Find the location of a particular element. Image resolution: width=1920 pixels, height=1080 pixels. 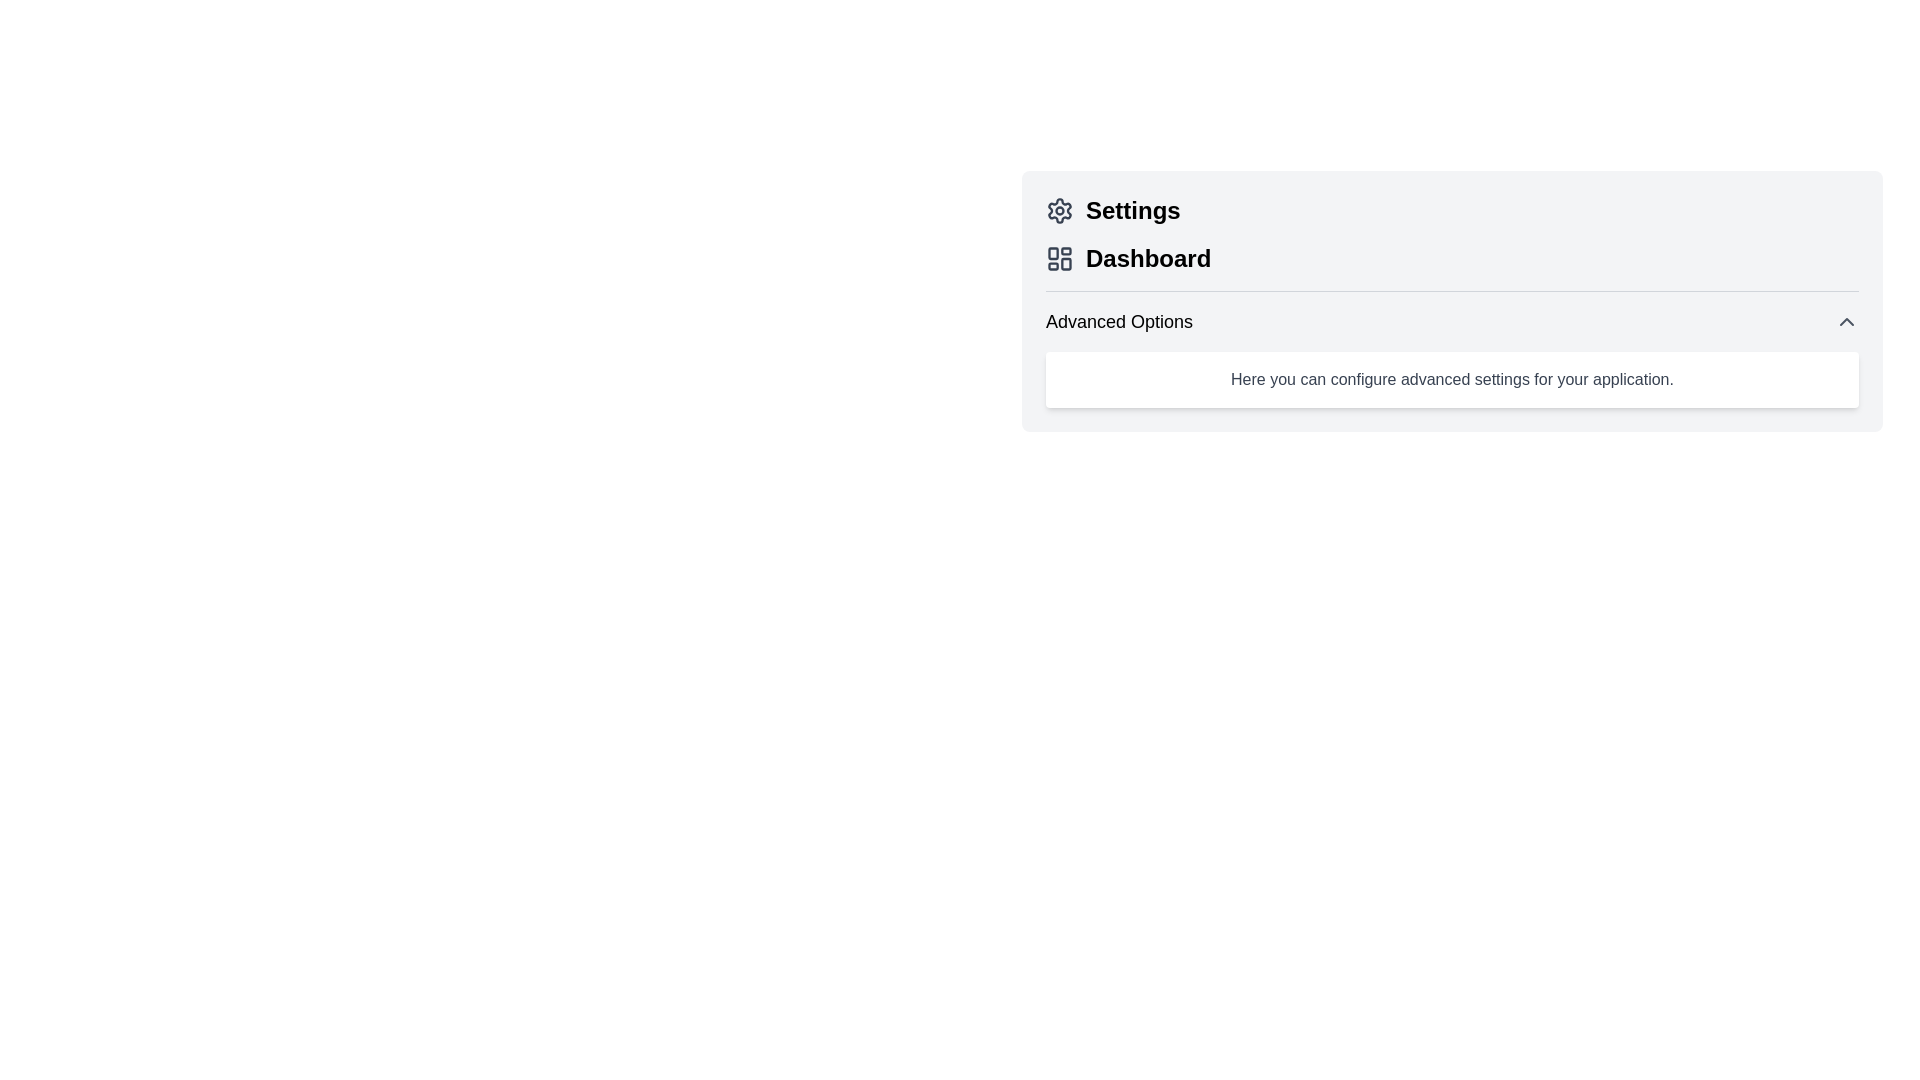

the non-interactive text label that serves as a title for the settings menu, positioned centrally with a cogwheel icon to the left is located at coordinates (1133, 211).